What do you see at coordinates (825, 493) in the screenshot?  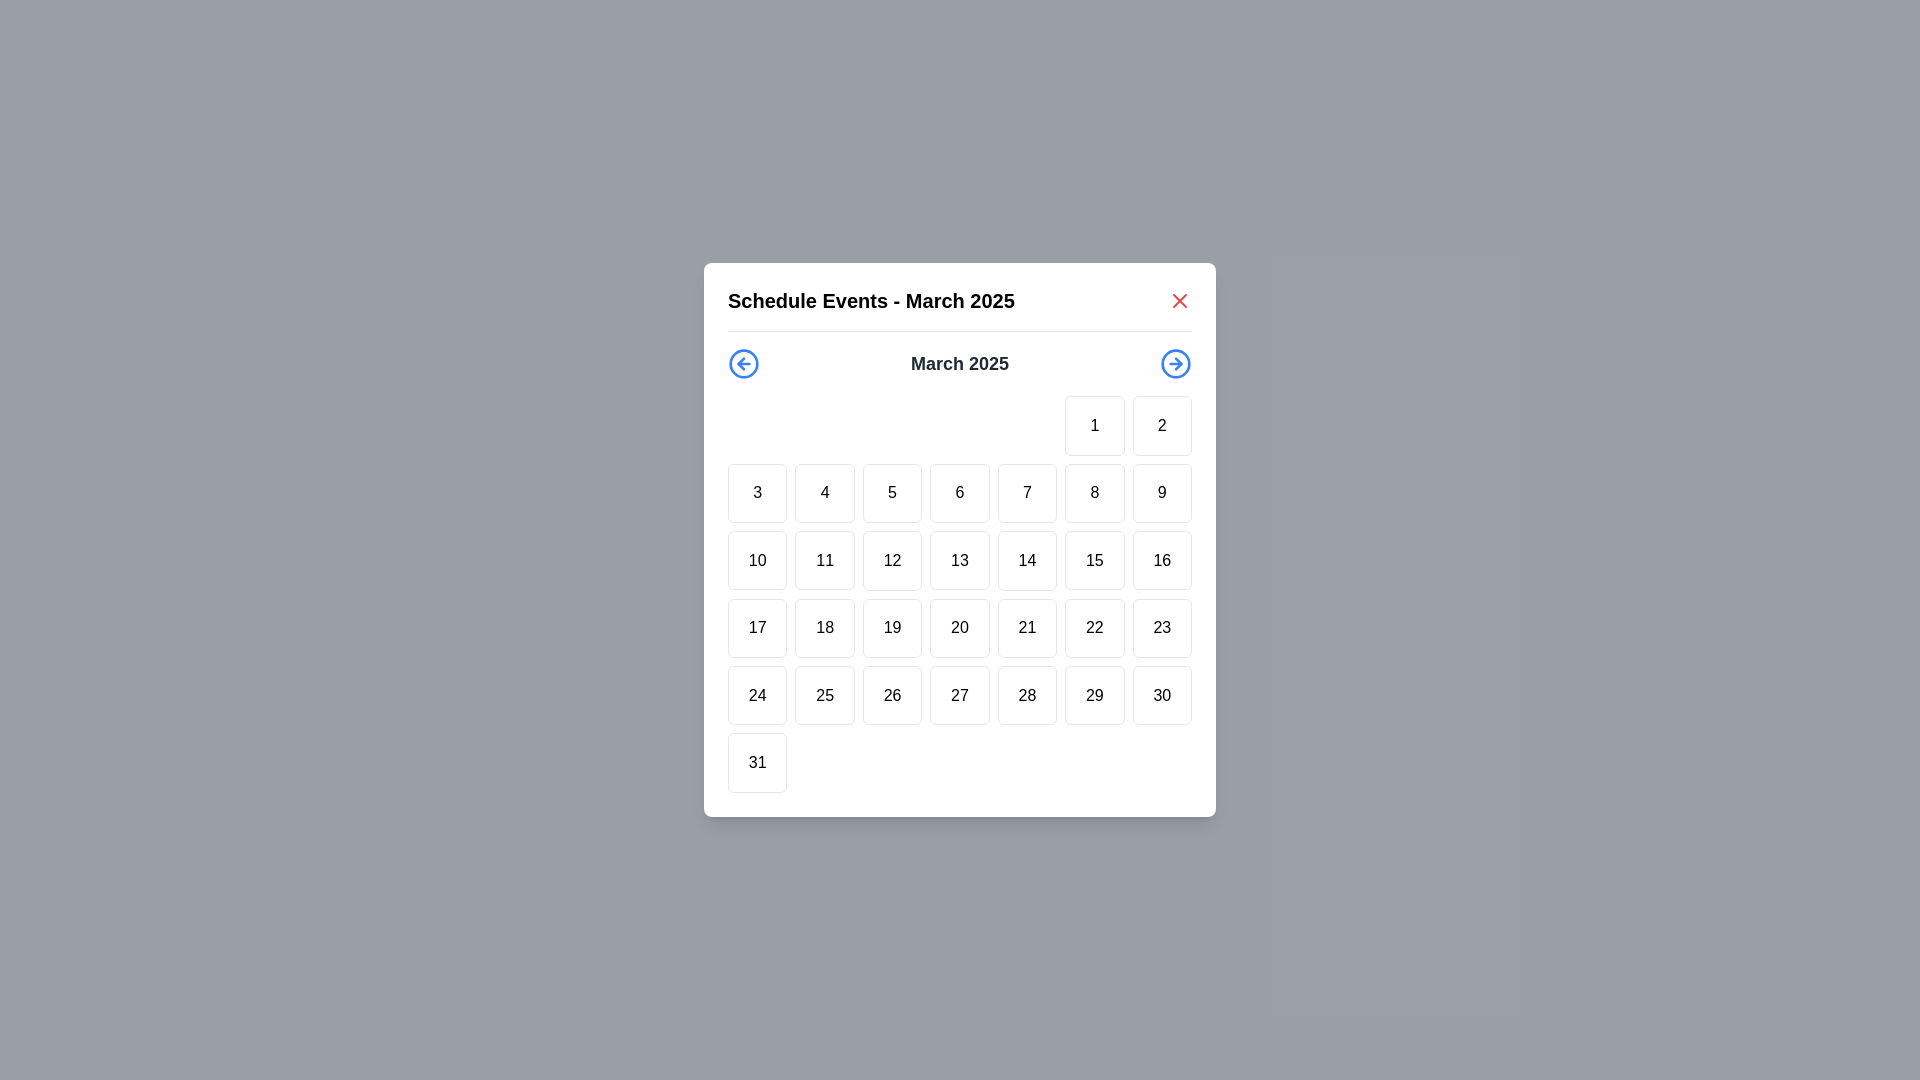 I see `the square button labeled '4' that is the fourth item in the second row of the grid layout within the 'Schedule Events - March 2025' modal dialog` at bounding box center [825, 493].